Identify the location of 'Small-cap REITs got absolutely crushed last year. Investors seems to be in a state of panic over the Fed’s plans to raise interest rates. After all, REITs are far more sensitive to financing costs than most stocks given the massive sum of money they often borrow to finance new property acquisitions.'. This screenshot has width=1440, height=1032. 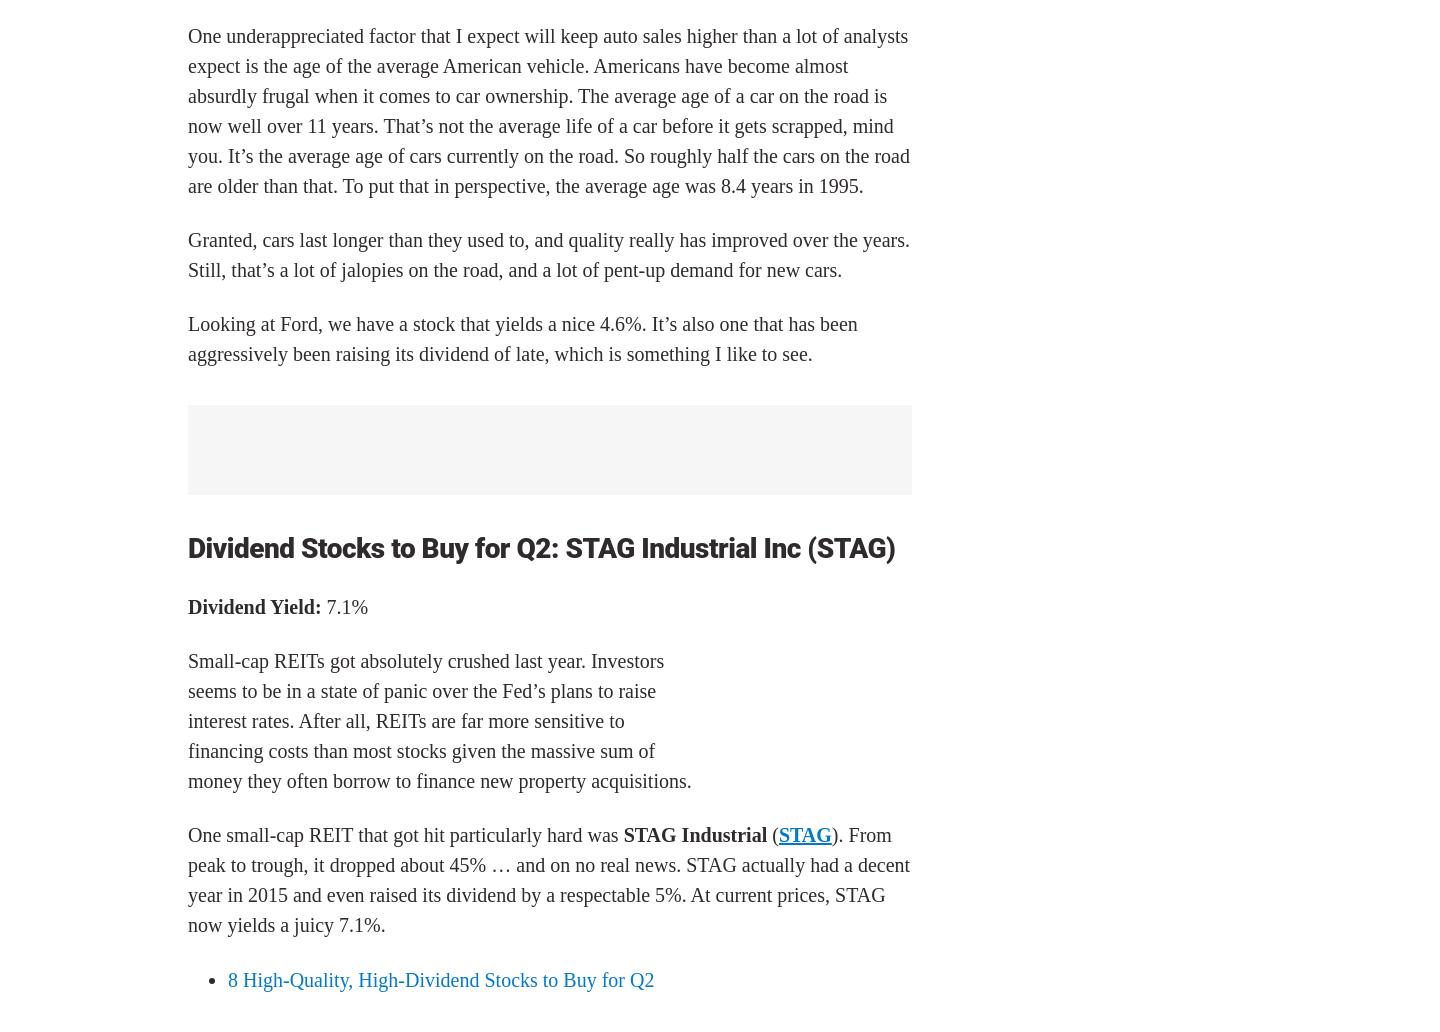
(188, 719).